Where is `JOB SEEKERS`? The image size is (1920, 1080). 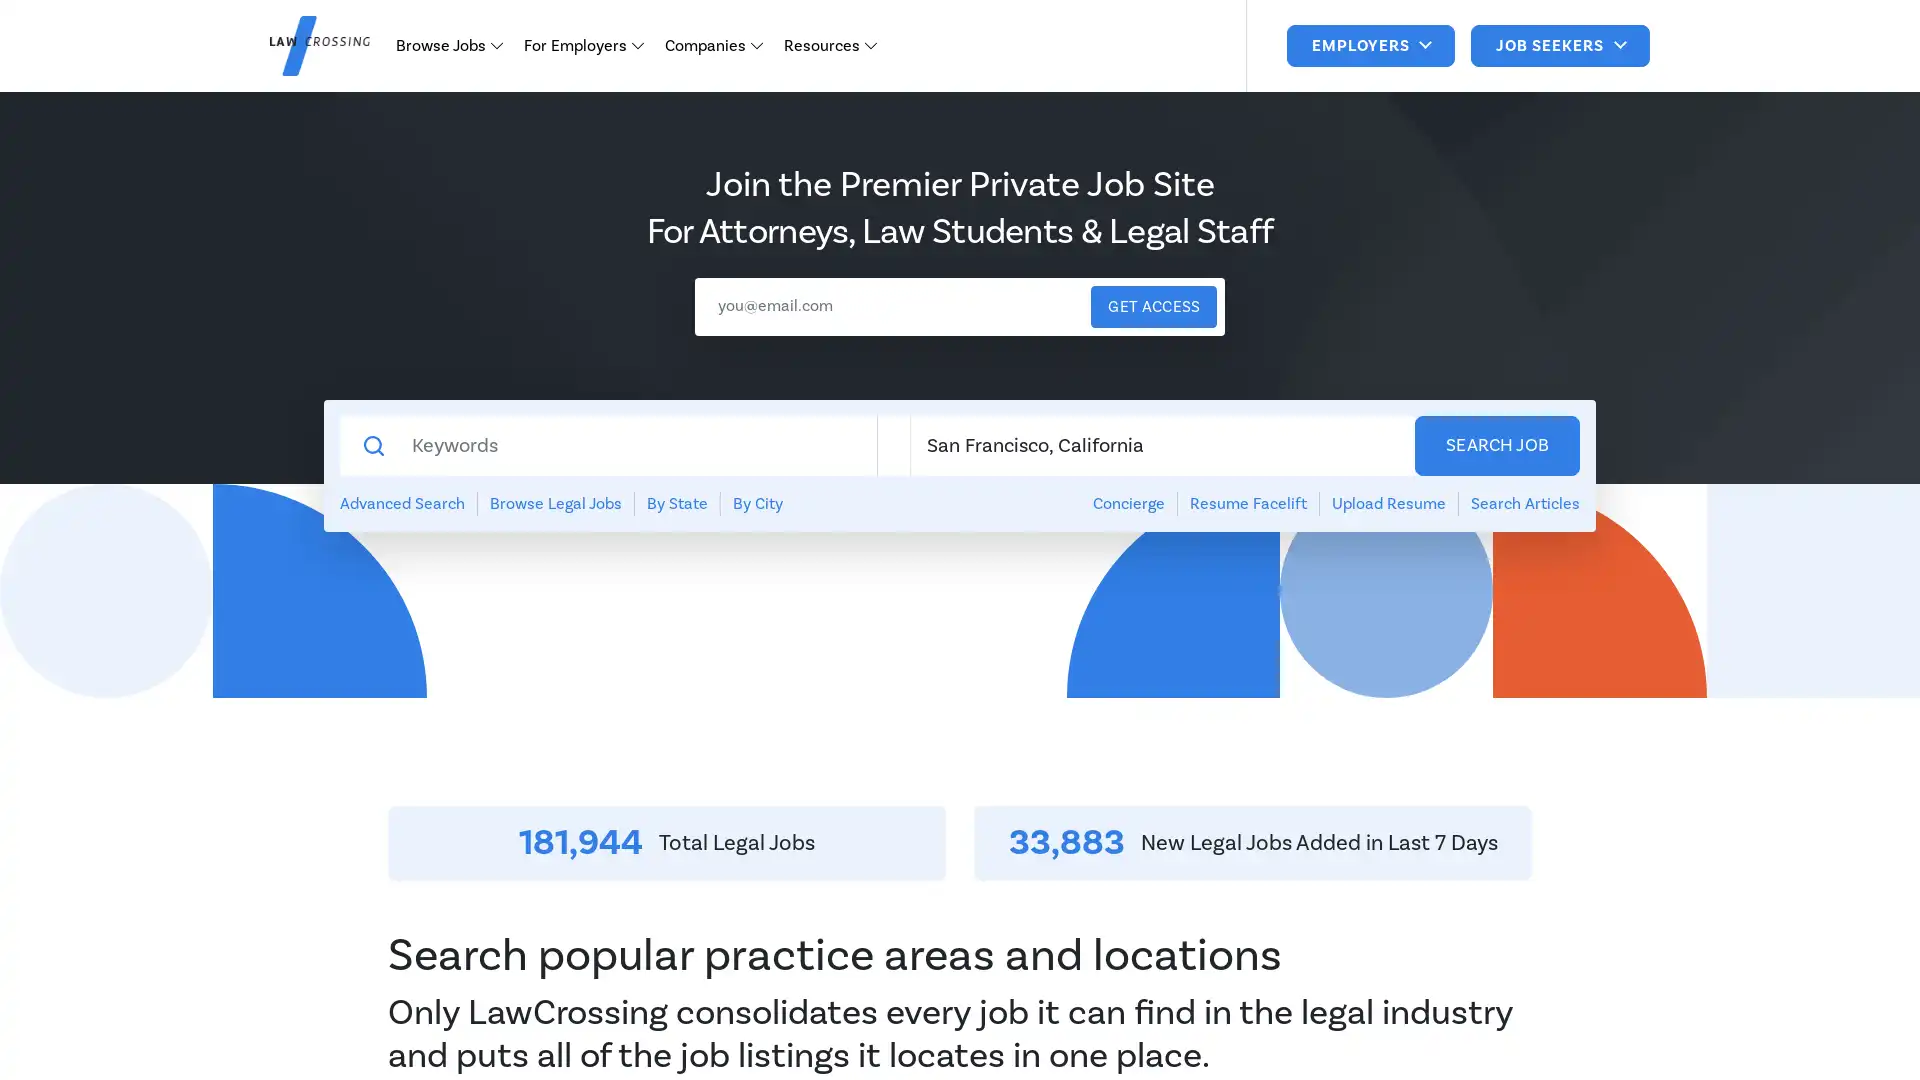 JOB SEEKERS is located at coordinates (1559, 45).